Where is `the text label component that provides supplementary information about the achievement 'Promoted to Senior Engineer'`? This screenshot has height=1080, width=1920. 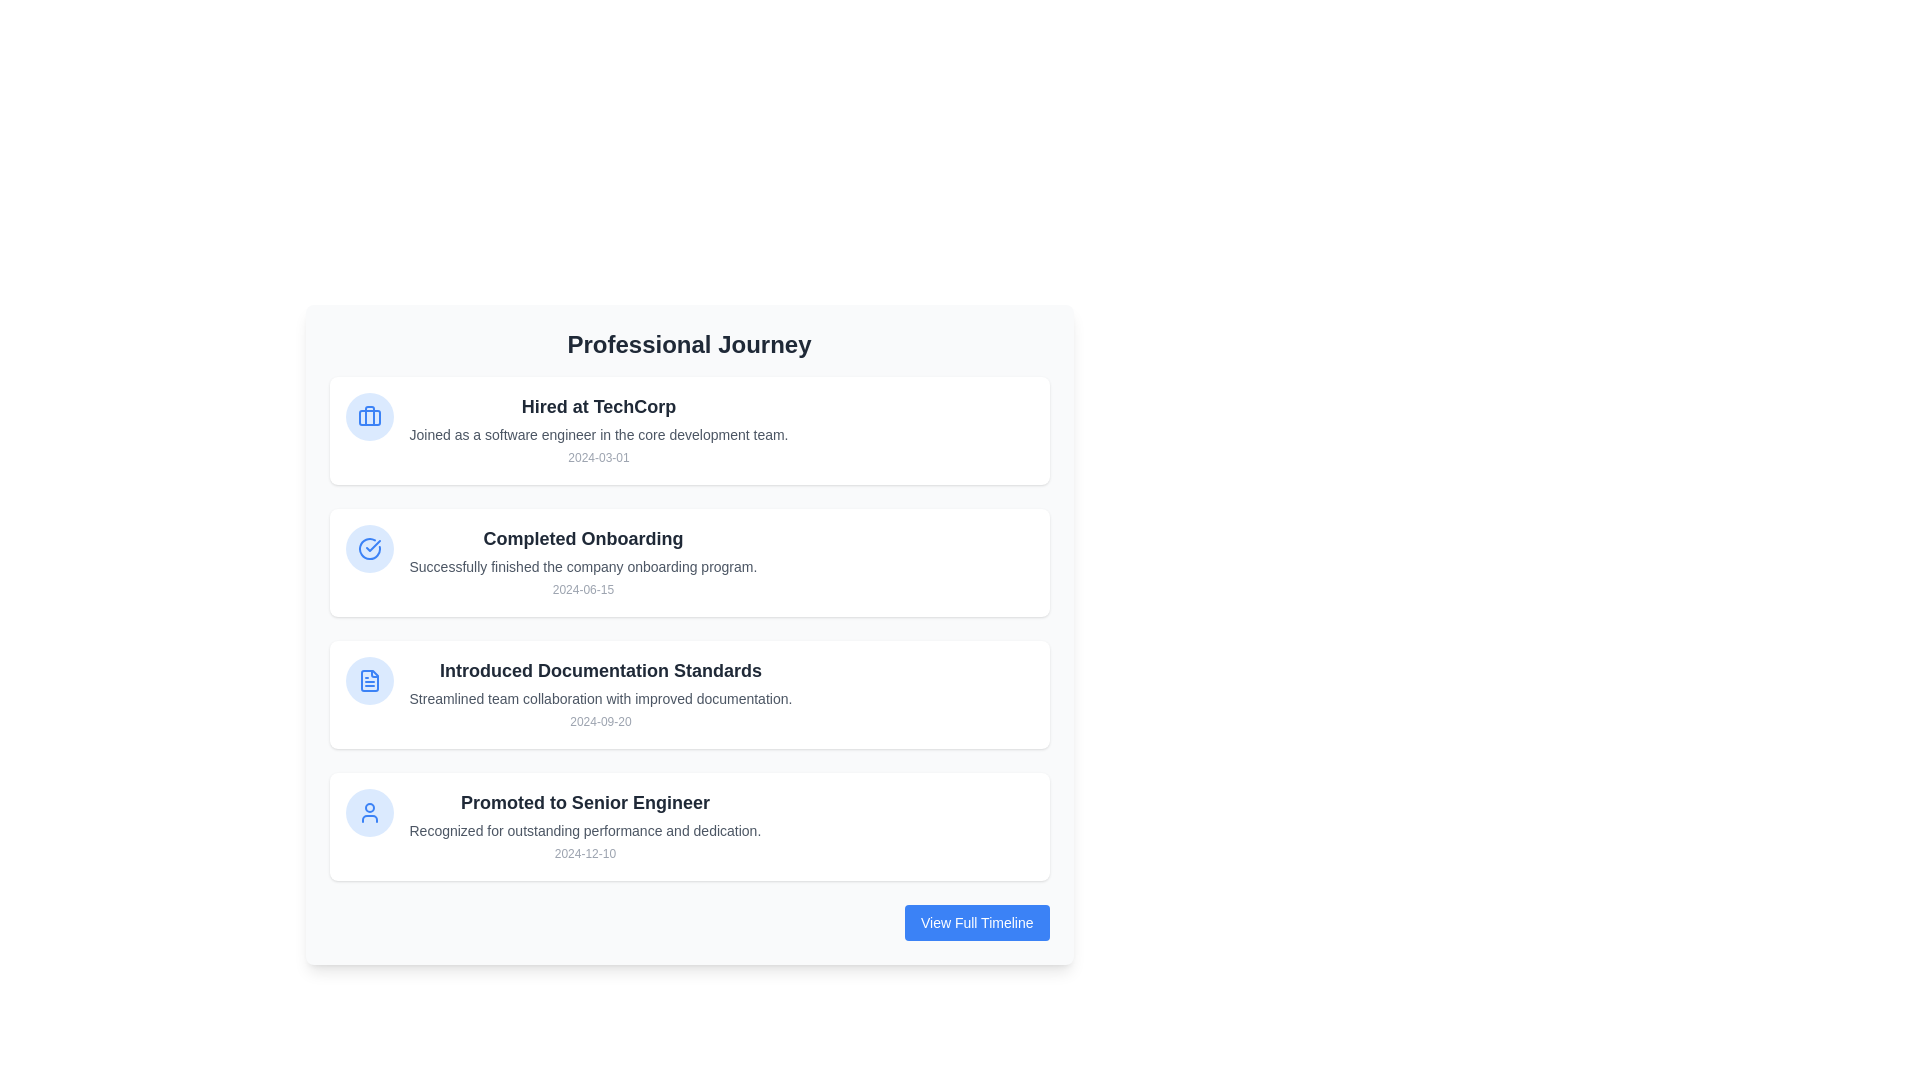
the text label component that provides supplementary information about the achievement 'Promoted to Senior Engineer' is located at coordinates (584, 830).